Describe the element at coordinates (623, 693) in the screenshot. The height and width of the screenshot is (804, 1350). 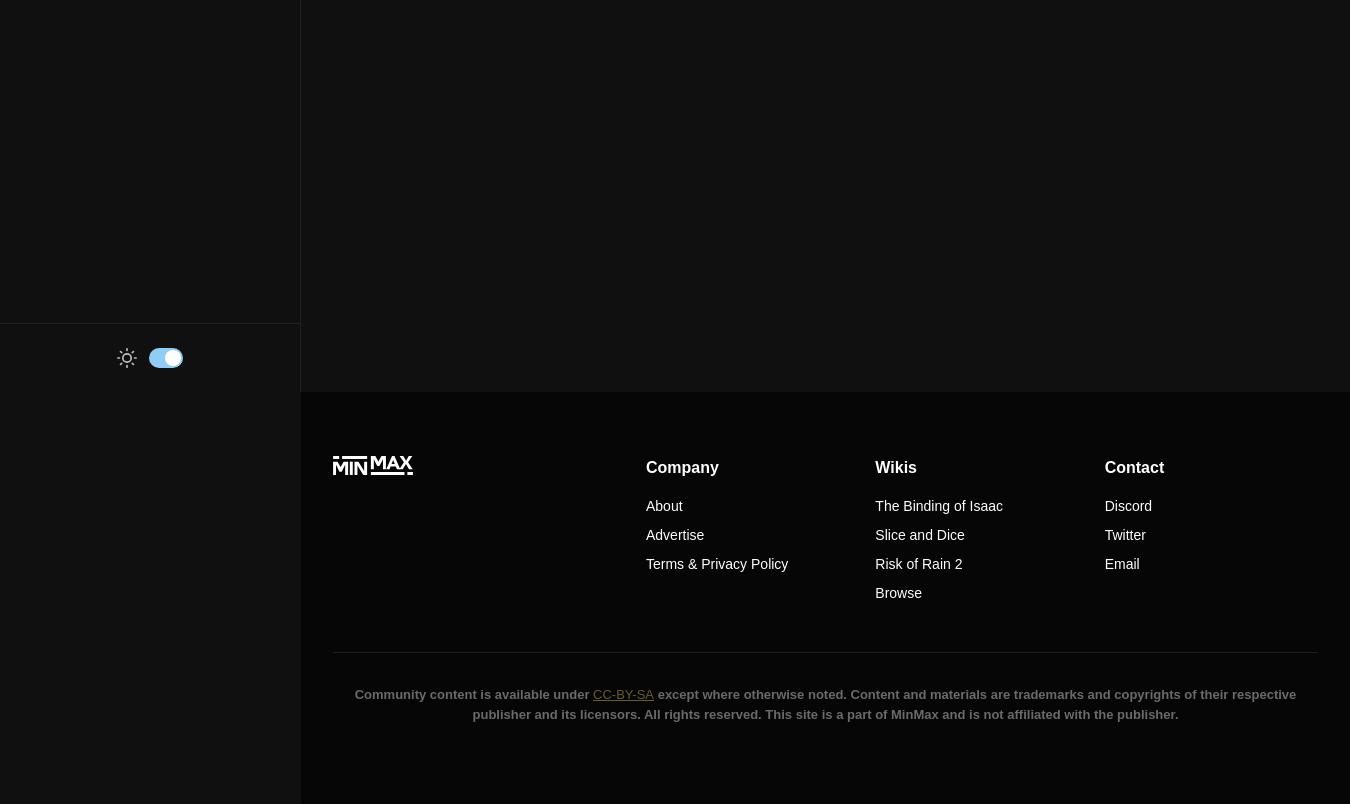
I see `'CC-BY-SA'` at that location.